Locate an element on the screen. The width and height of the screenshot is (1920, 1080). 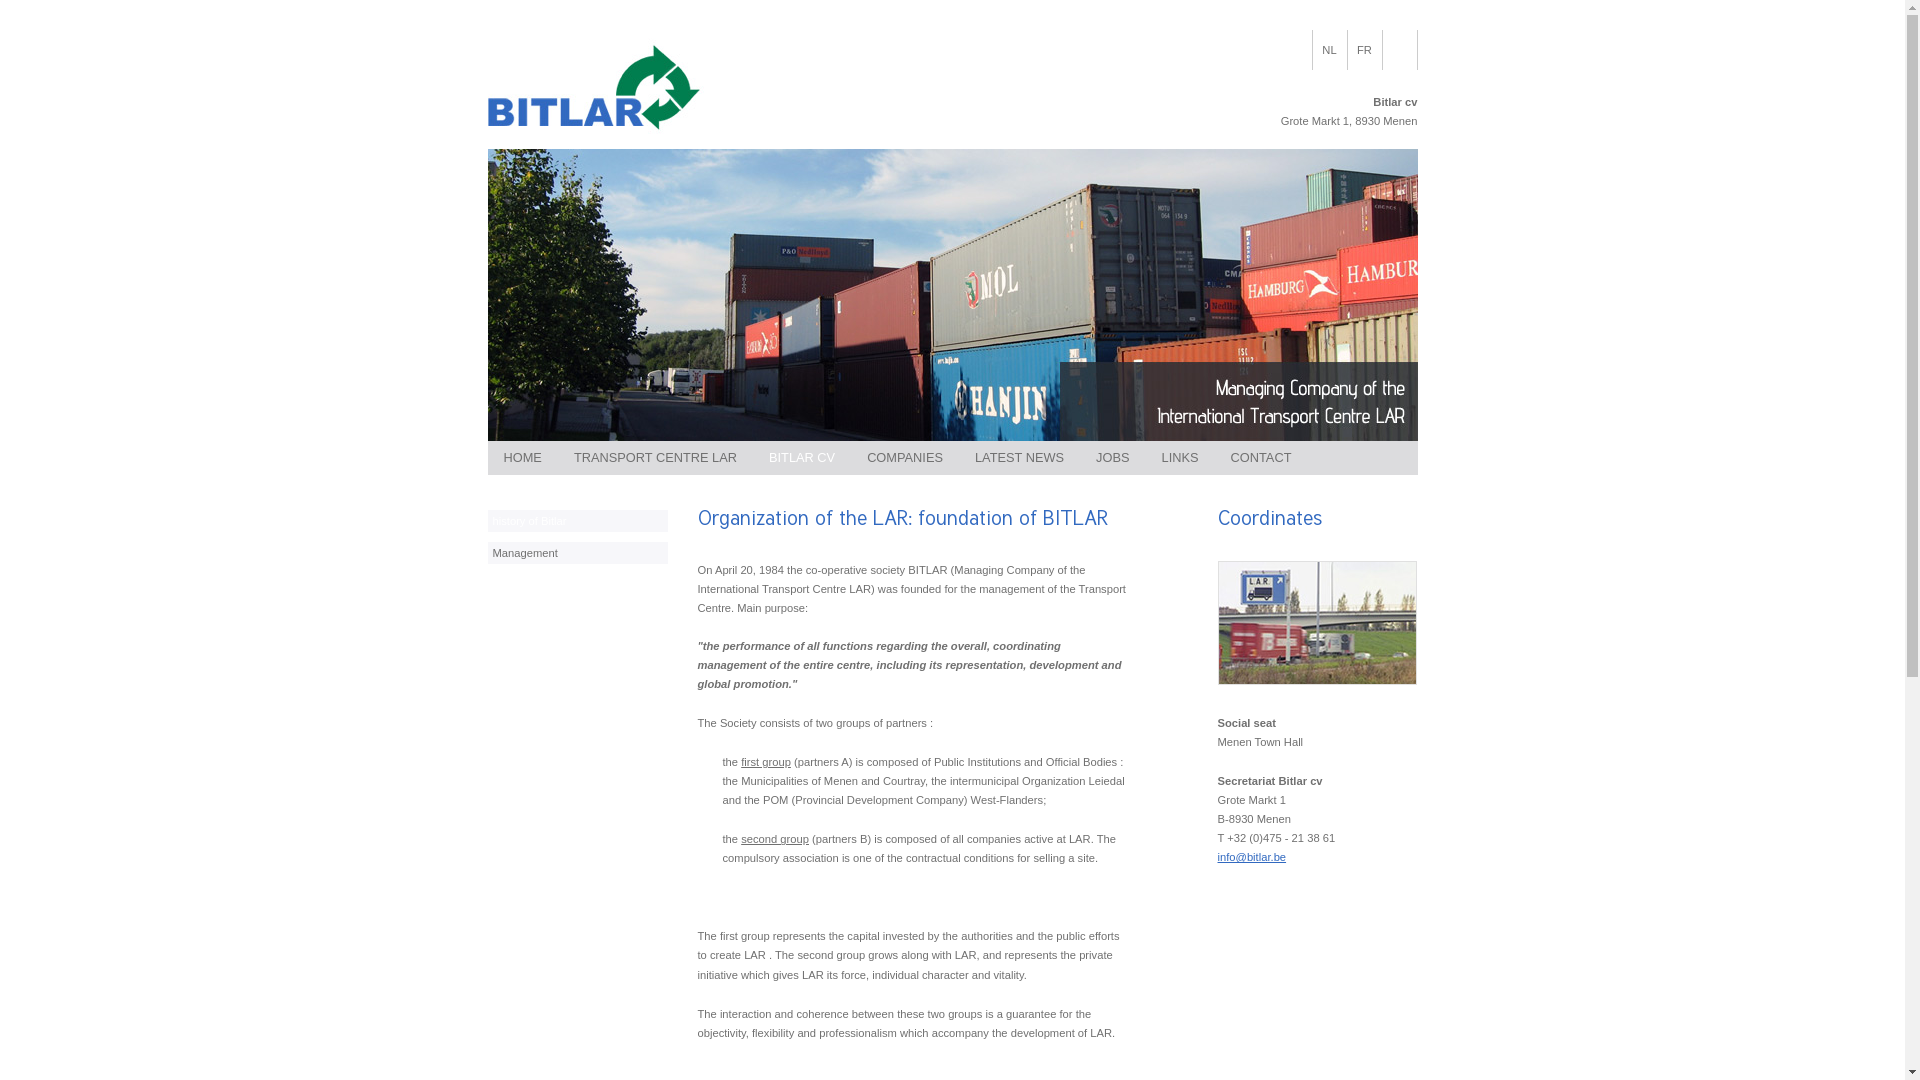
'NL' is located at coordinates (1329, 49).